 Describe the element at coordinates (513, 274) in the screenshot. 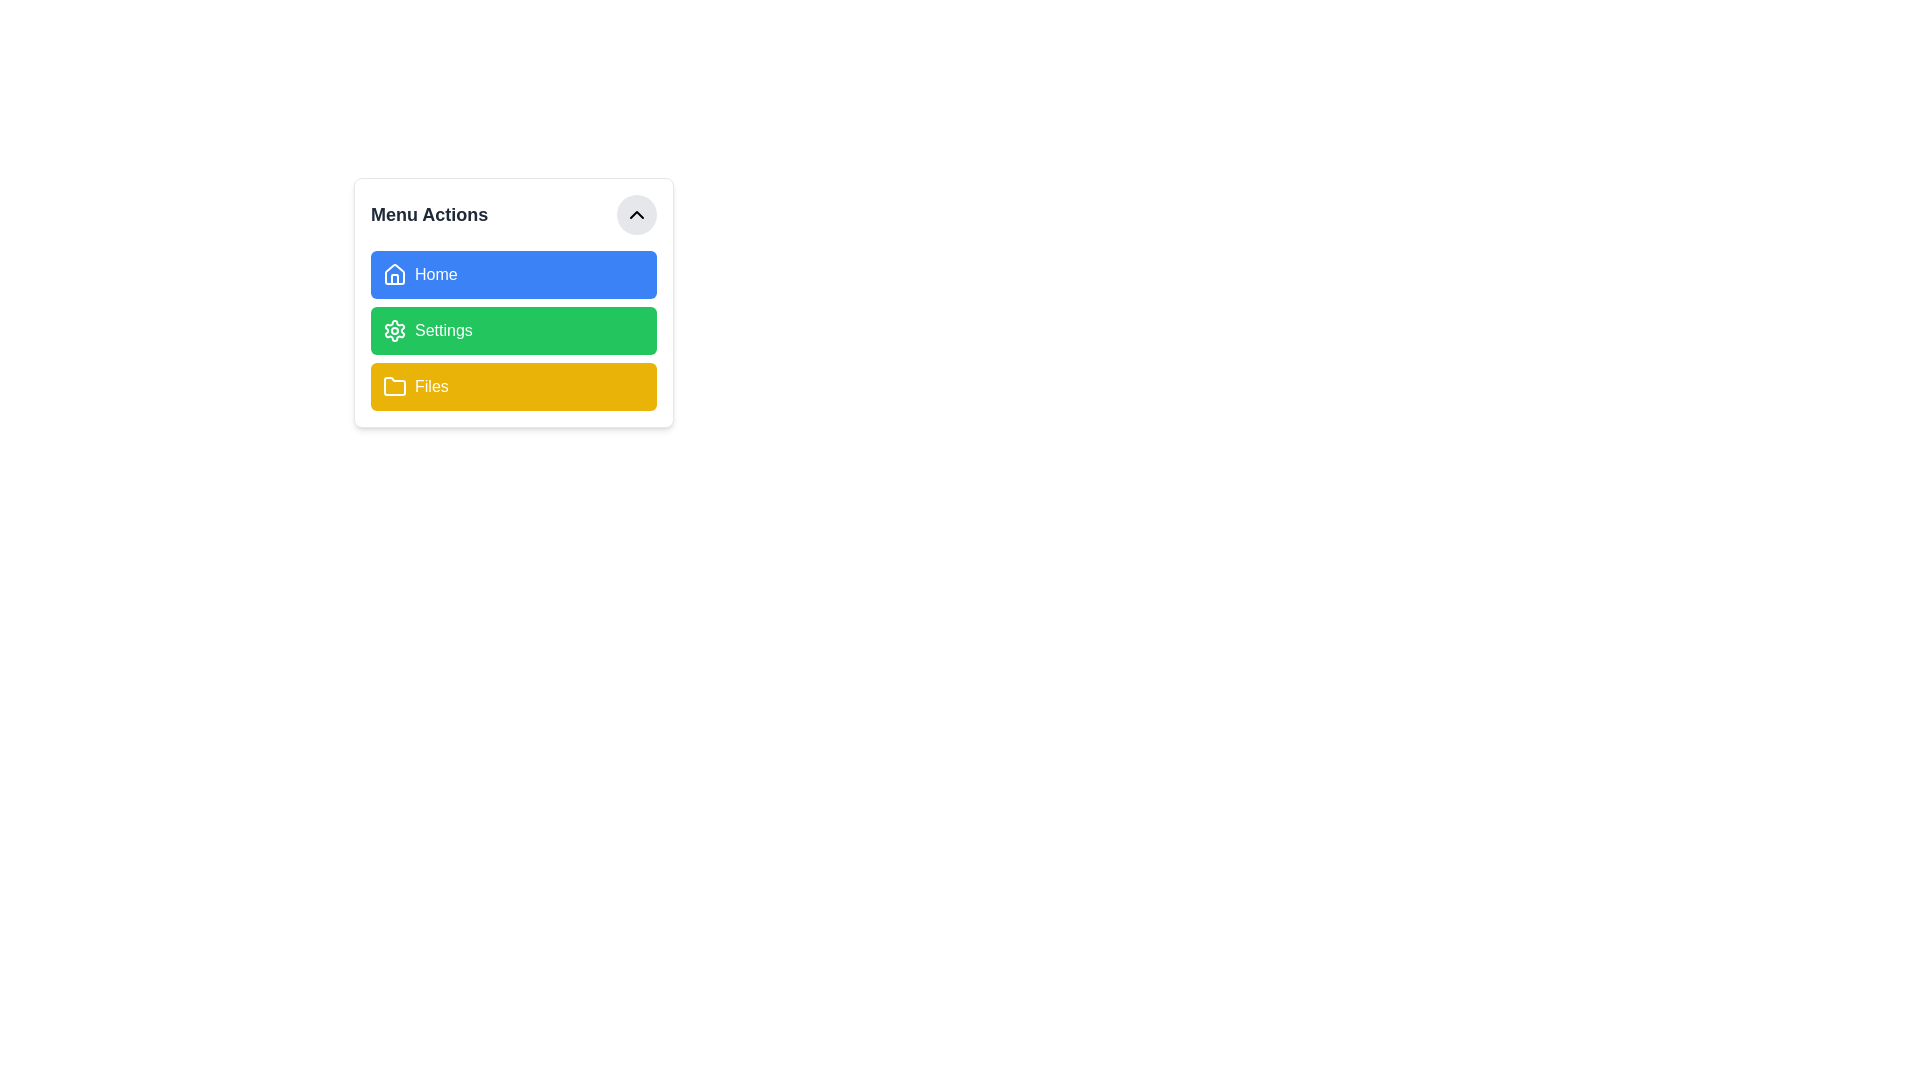

I see `the 'Home' button located in the vertical menu under 'Menu Actions'` at that location.